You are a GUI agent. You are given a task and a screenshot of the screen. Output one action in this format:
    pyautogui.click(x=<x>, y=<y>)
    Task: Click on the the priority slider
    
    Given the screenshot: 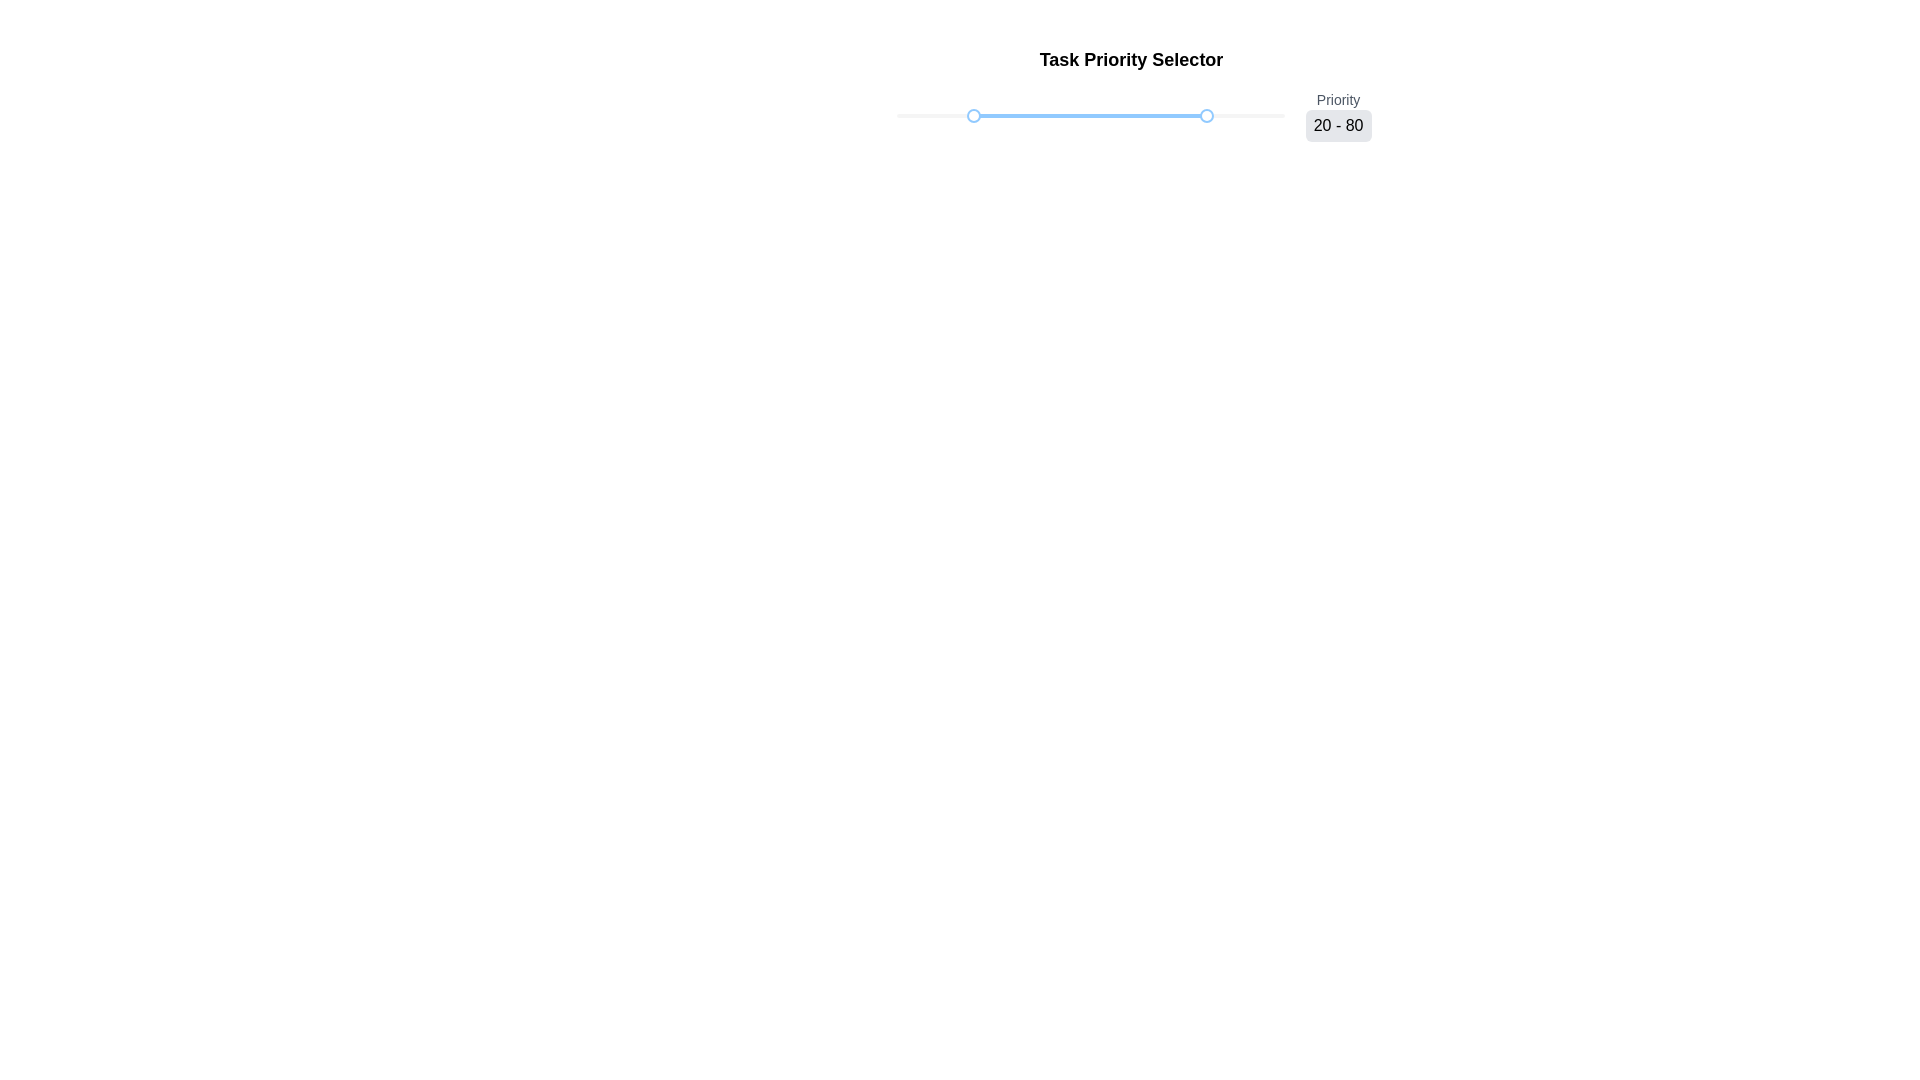 What is the action you would take?
    pyautogui.click(x=1204, y=115)
    